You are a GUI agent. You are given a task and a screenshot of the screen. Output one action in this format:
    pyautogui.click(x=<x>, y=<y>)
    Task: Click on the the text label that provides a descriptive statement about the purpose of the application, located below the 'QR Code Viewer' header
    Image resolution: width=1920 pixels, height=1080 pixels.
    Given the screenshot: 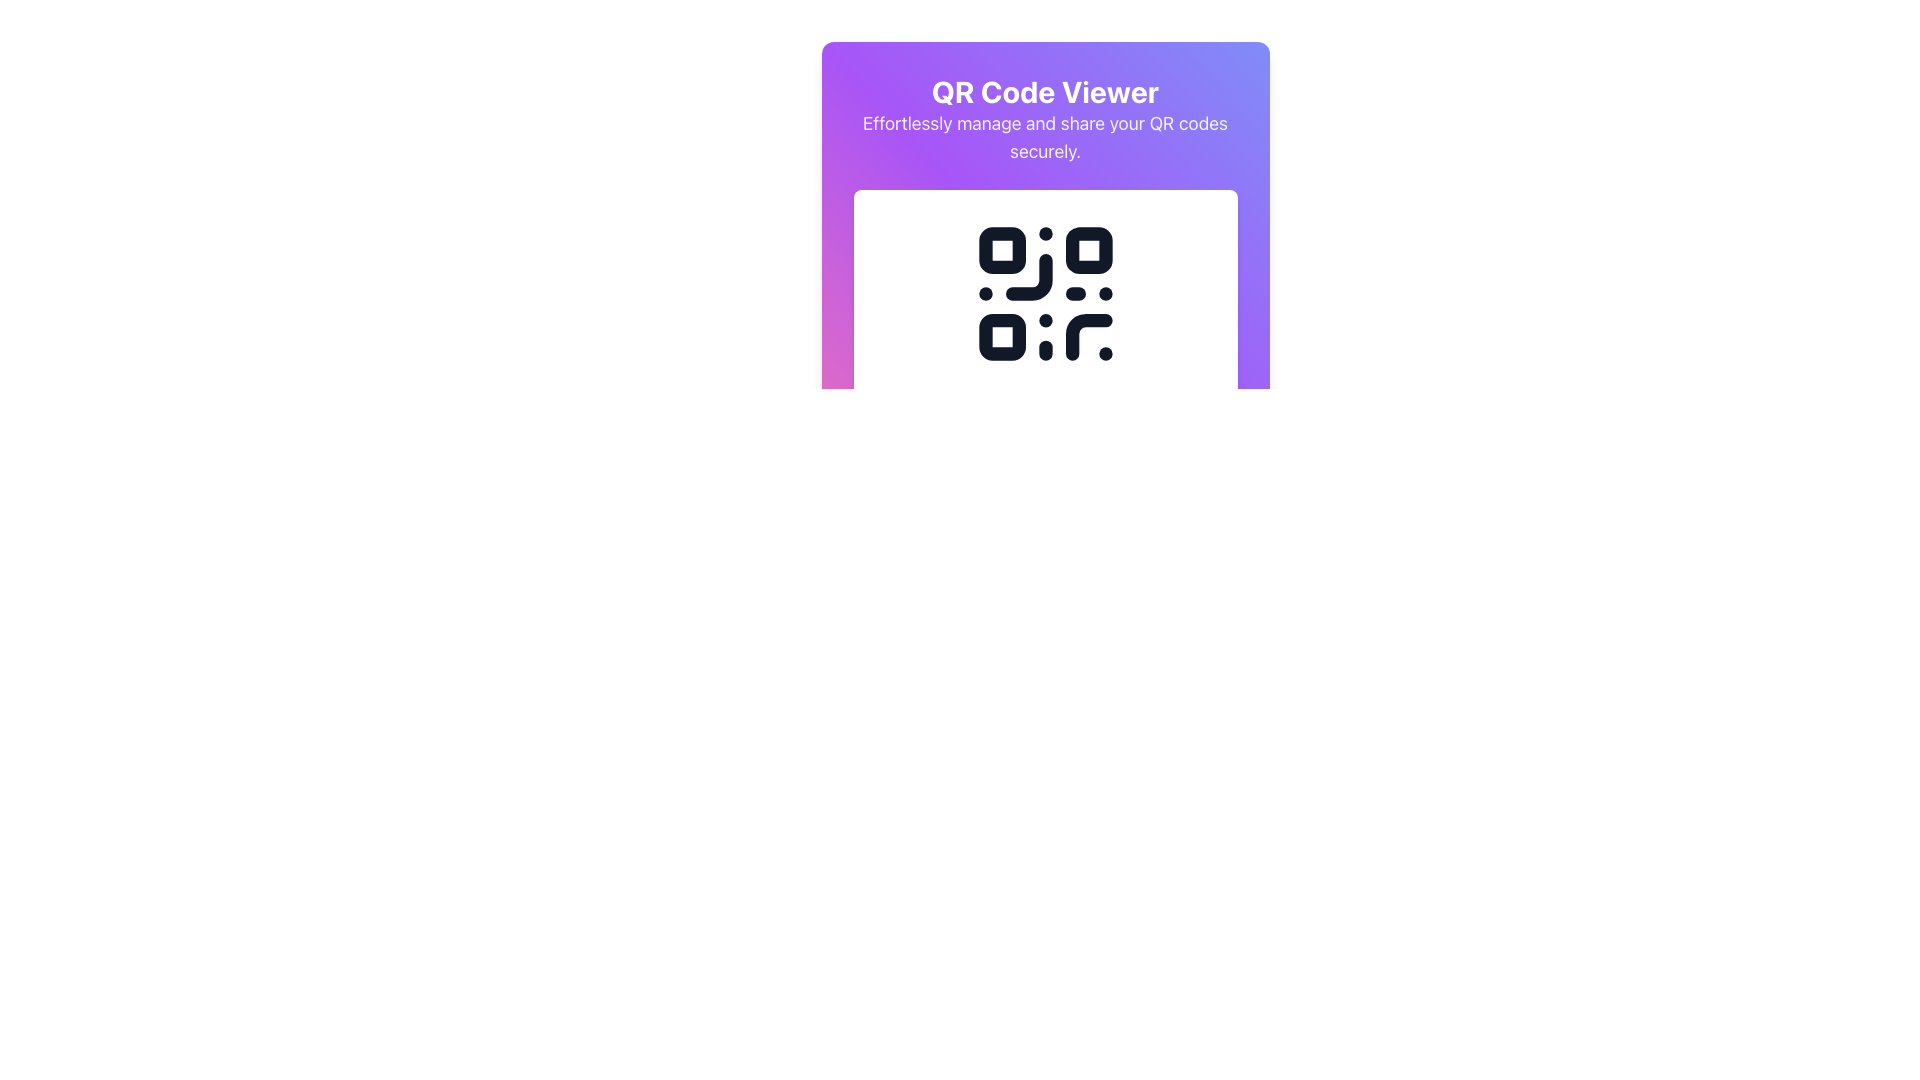 What is the action you would take?
    pyautogui.click(x=1044, y=137)
    